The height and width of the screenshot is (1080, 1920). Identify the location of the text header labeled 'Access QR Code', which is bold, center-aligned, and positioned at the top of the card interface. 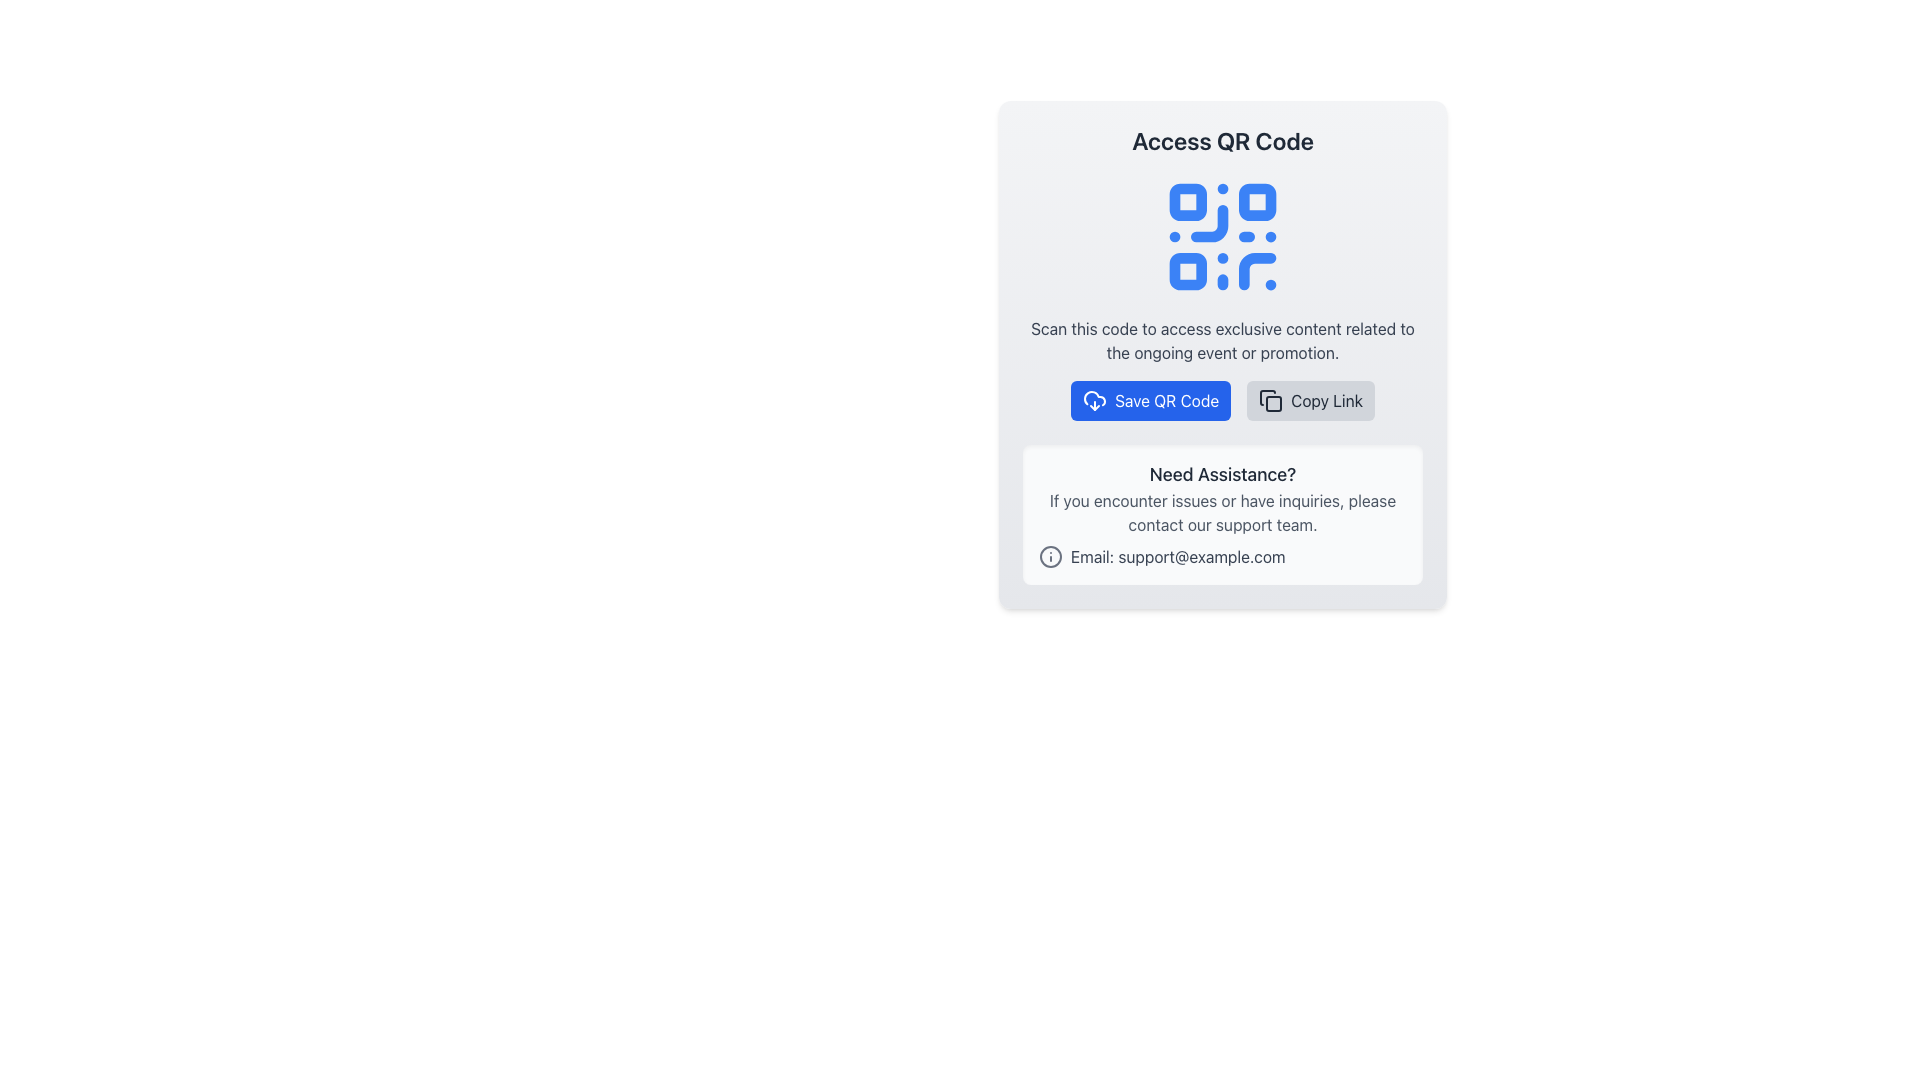
(1222, 140).